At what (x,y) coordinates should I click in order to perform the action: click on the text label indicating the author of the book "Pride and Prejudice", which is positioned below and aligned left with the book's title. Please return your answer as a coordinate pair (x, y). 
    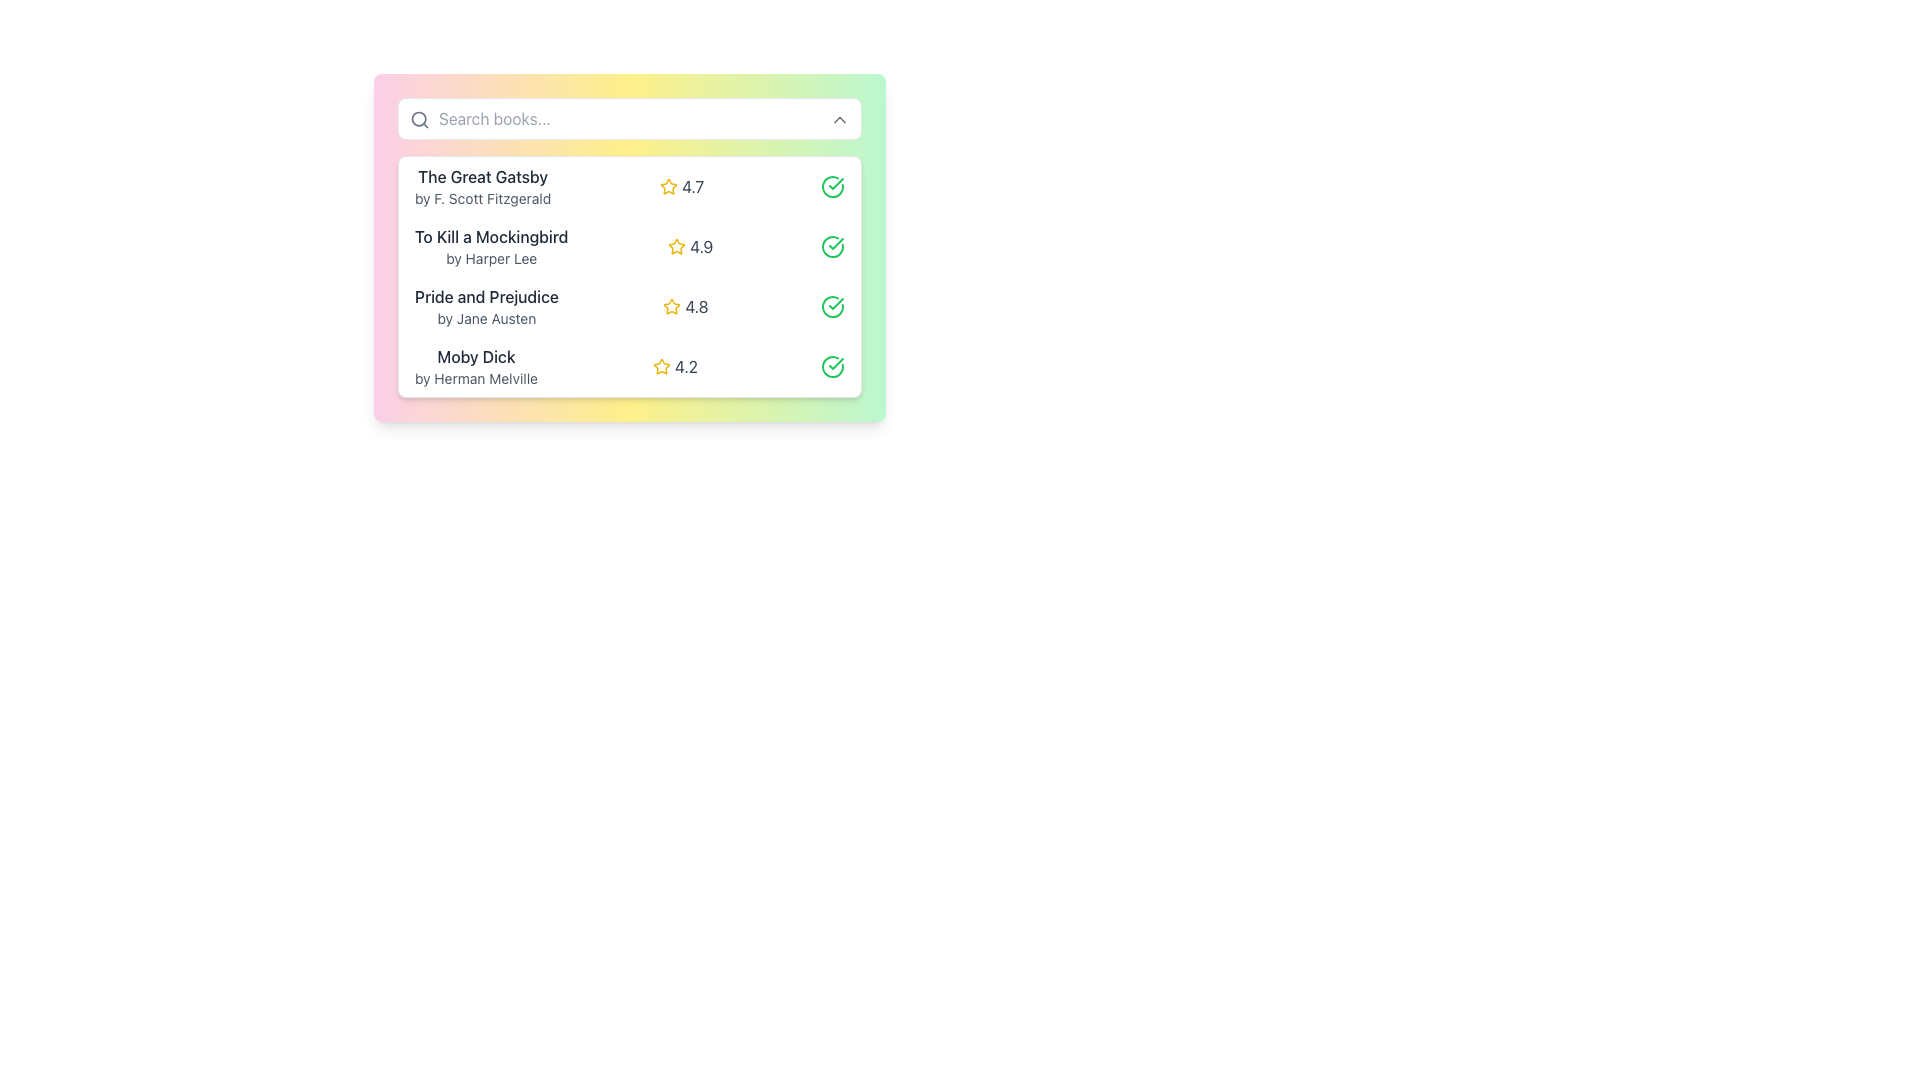
    Looking at the image, I should click on (486, 318).